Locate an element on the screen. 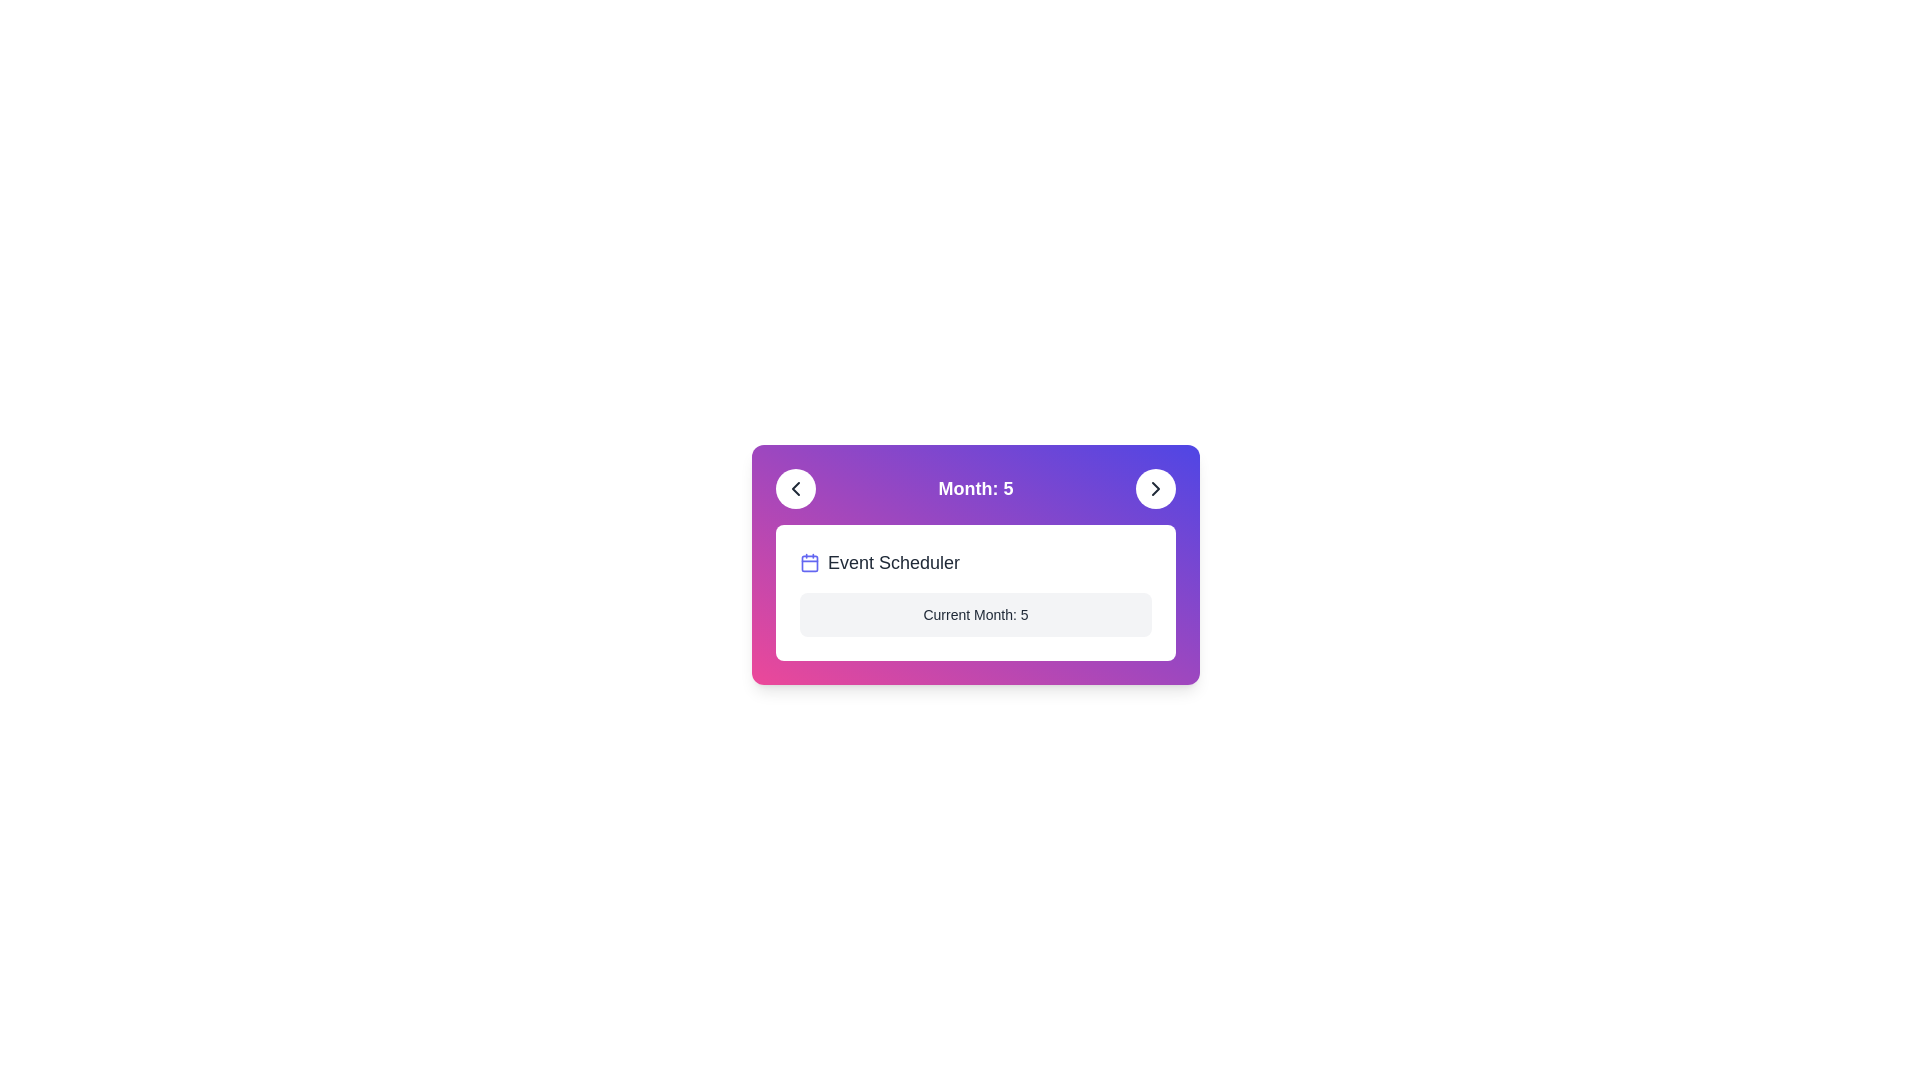 This screenshot has width=1920, height=1080. the chevron right icon in the top-right corner of the primary card layout is located at coordinates (1156, 489).